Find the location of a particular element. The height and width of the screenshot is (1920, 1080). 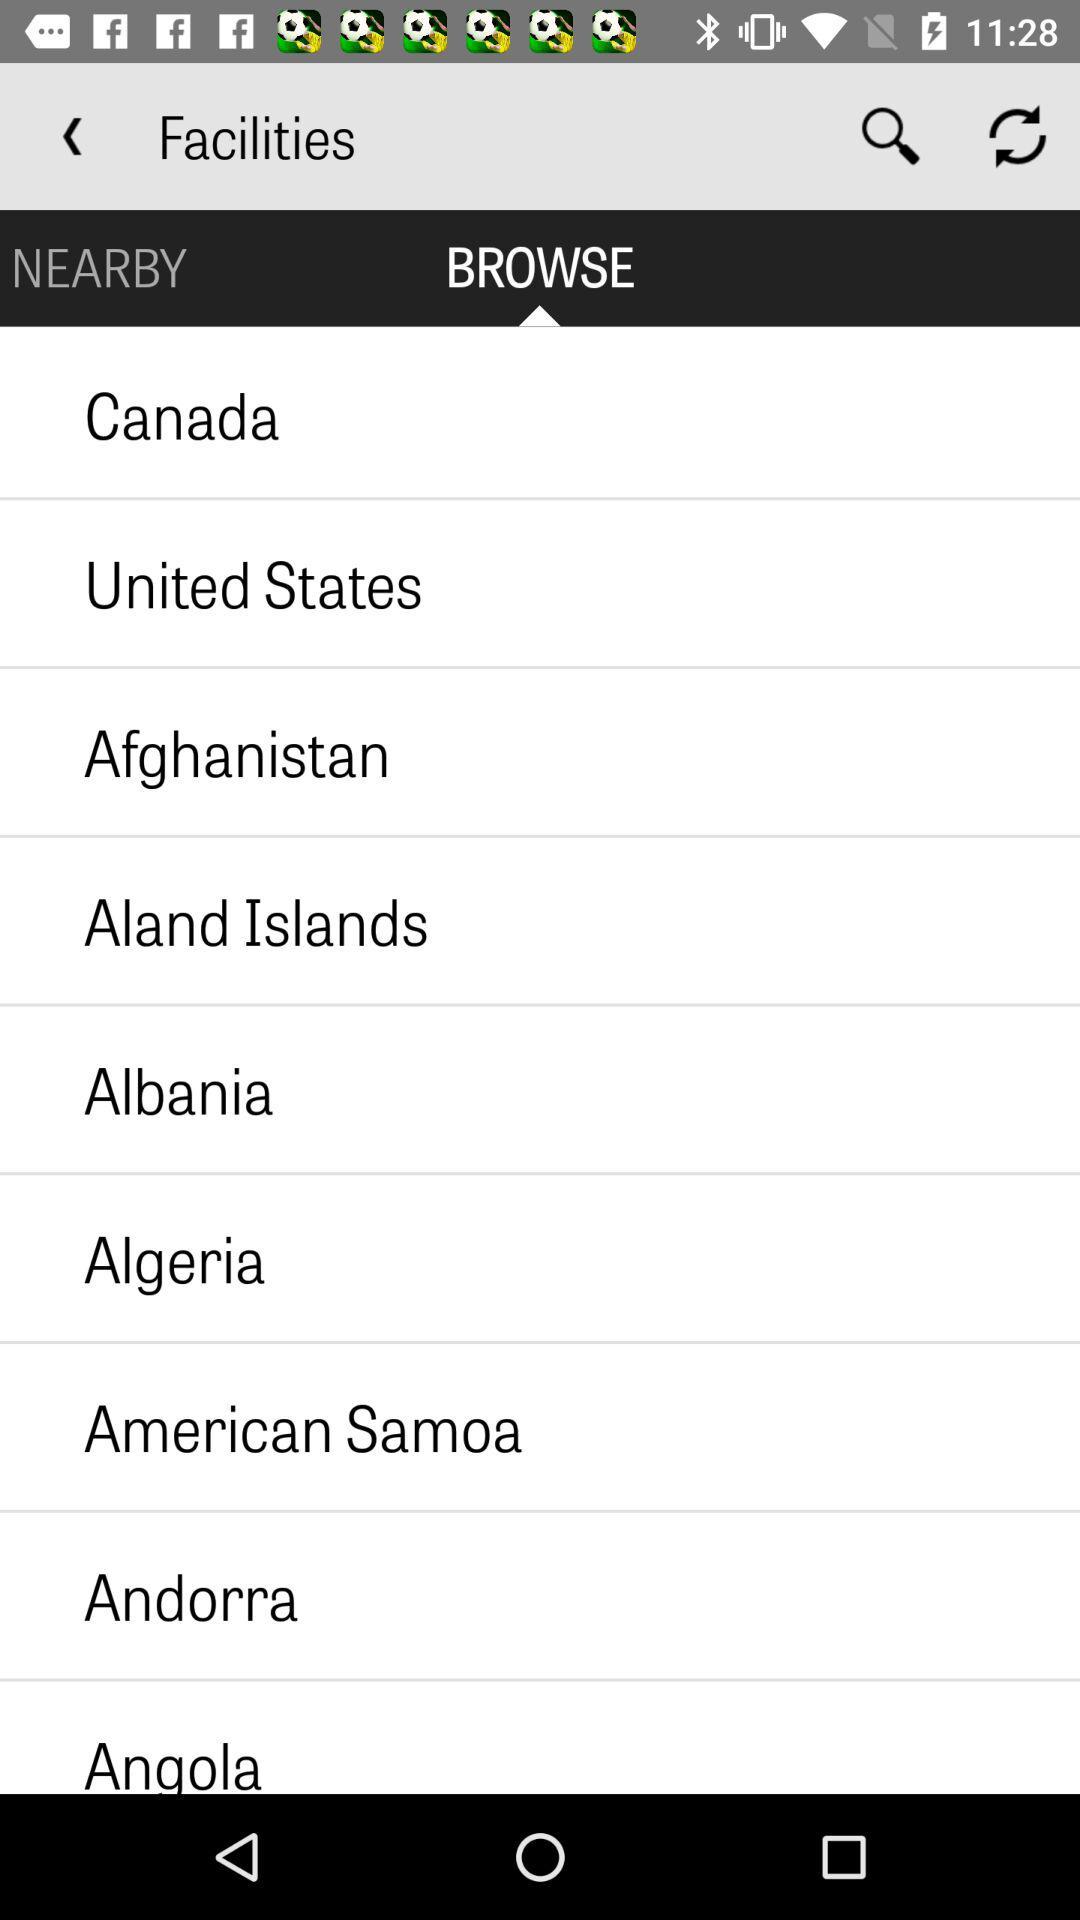

the andorra item is located at coordinates (148, 1594).